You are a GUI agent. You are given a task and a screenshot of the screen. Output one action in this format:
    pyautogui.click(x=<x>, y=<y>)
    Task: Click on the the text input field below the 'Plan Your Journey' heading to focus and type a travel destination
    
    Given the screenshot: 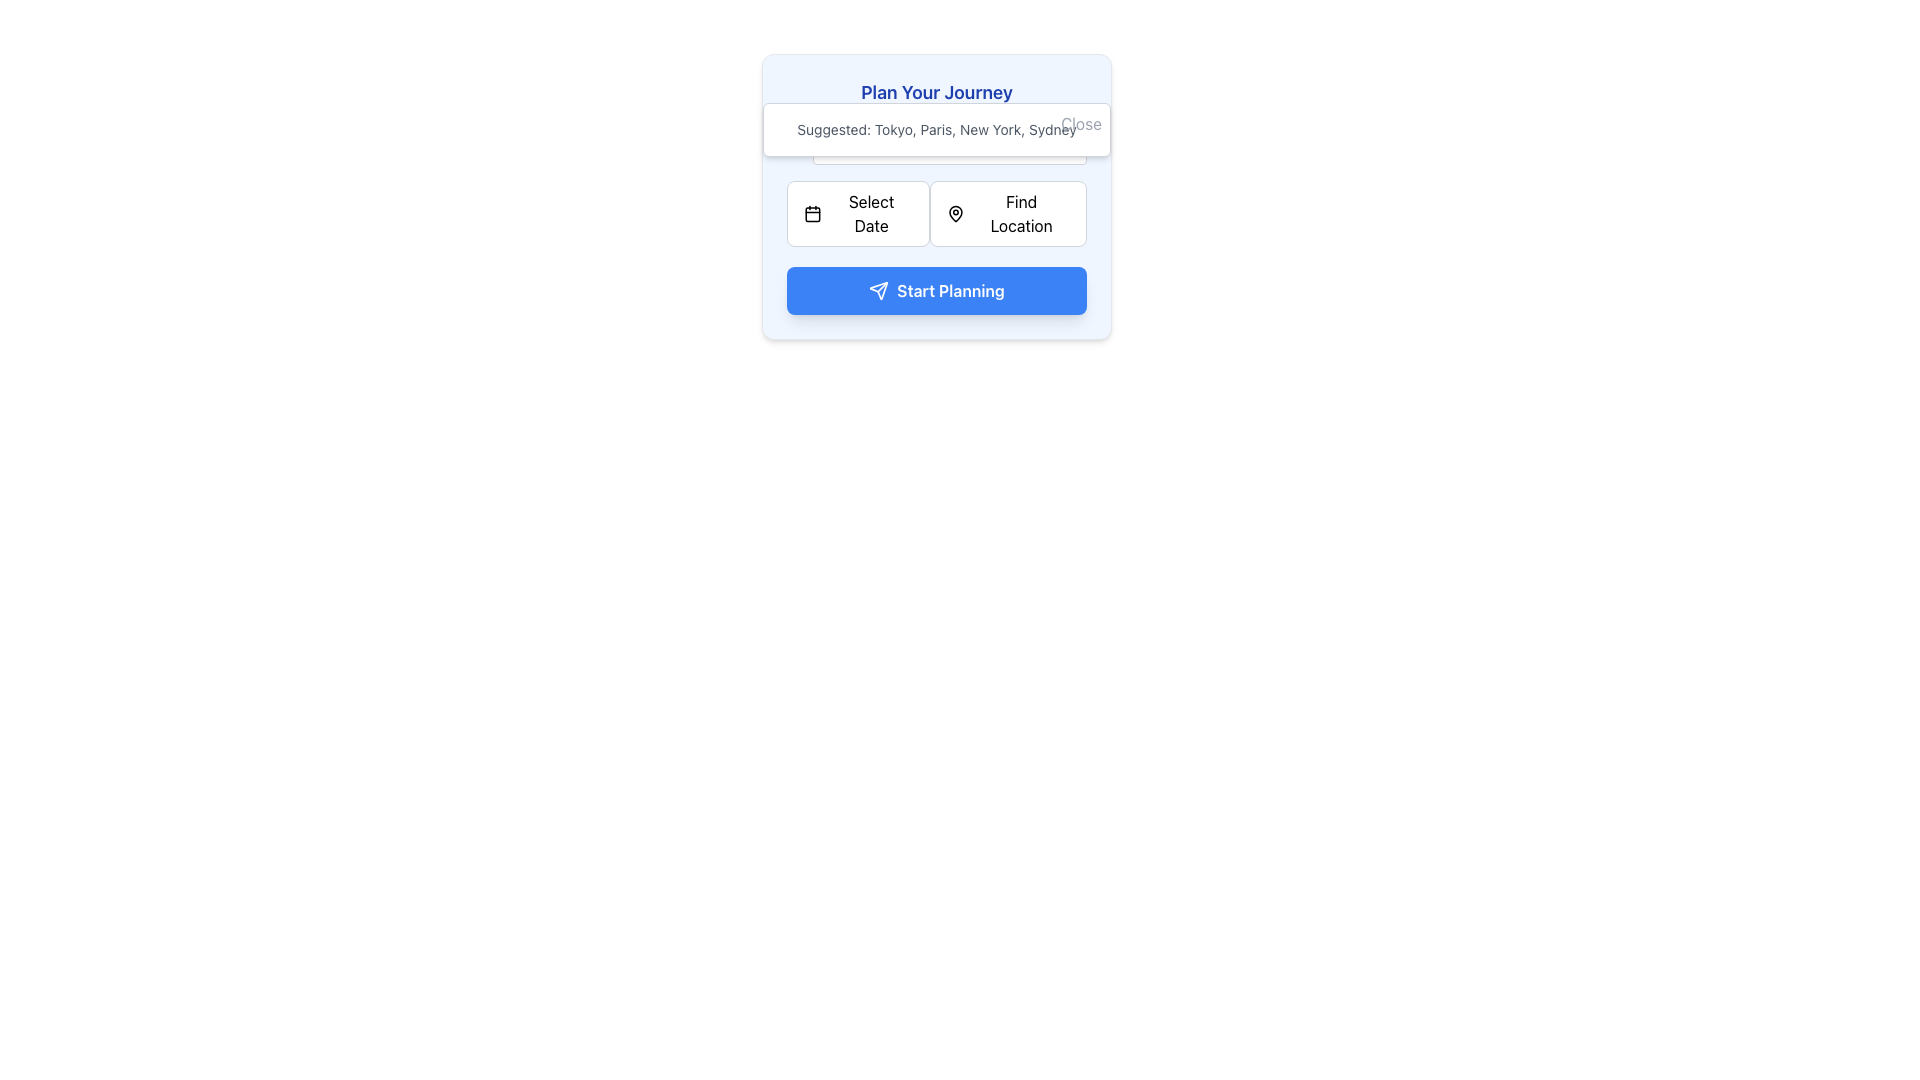 What is the action you would take?
    pyautogui.click(x=949, y=142)
    